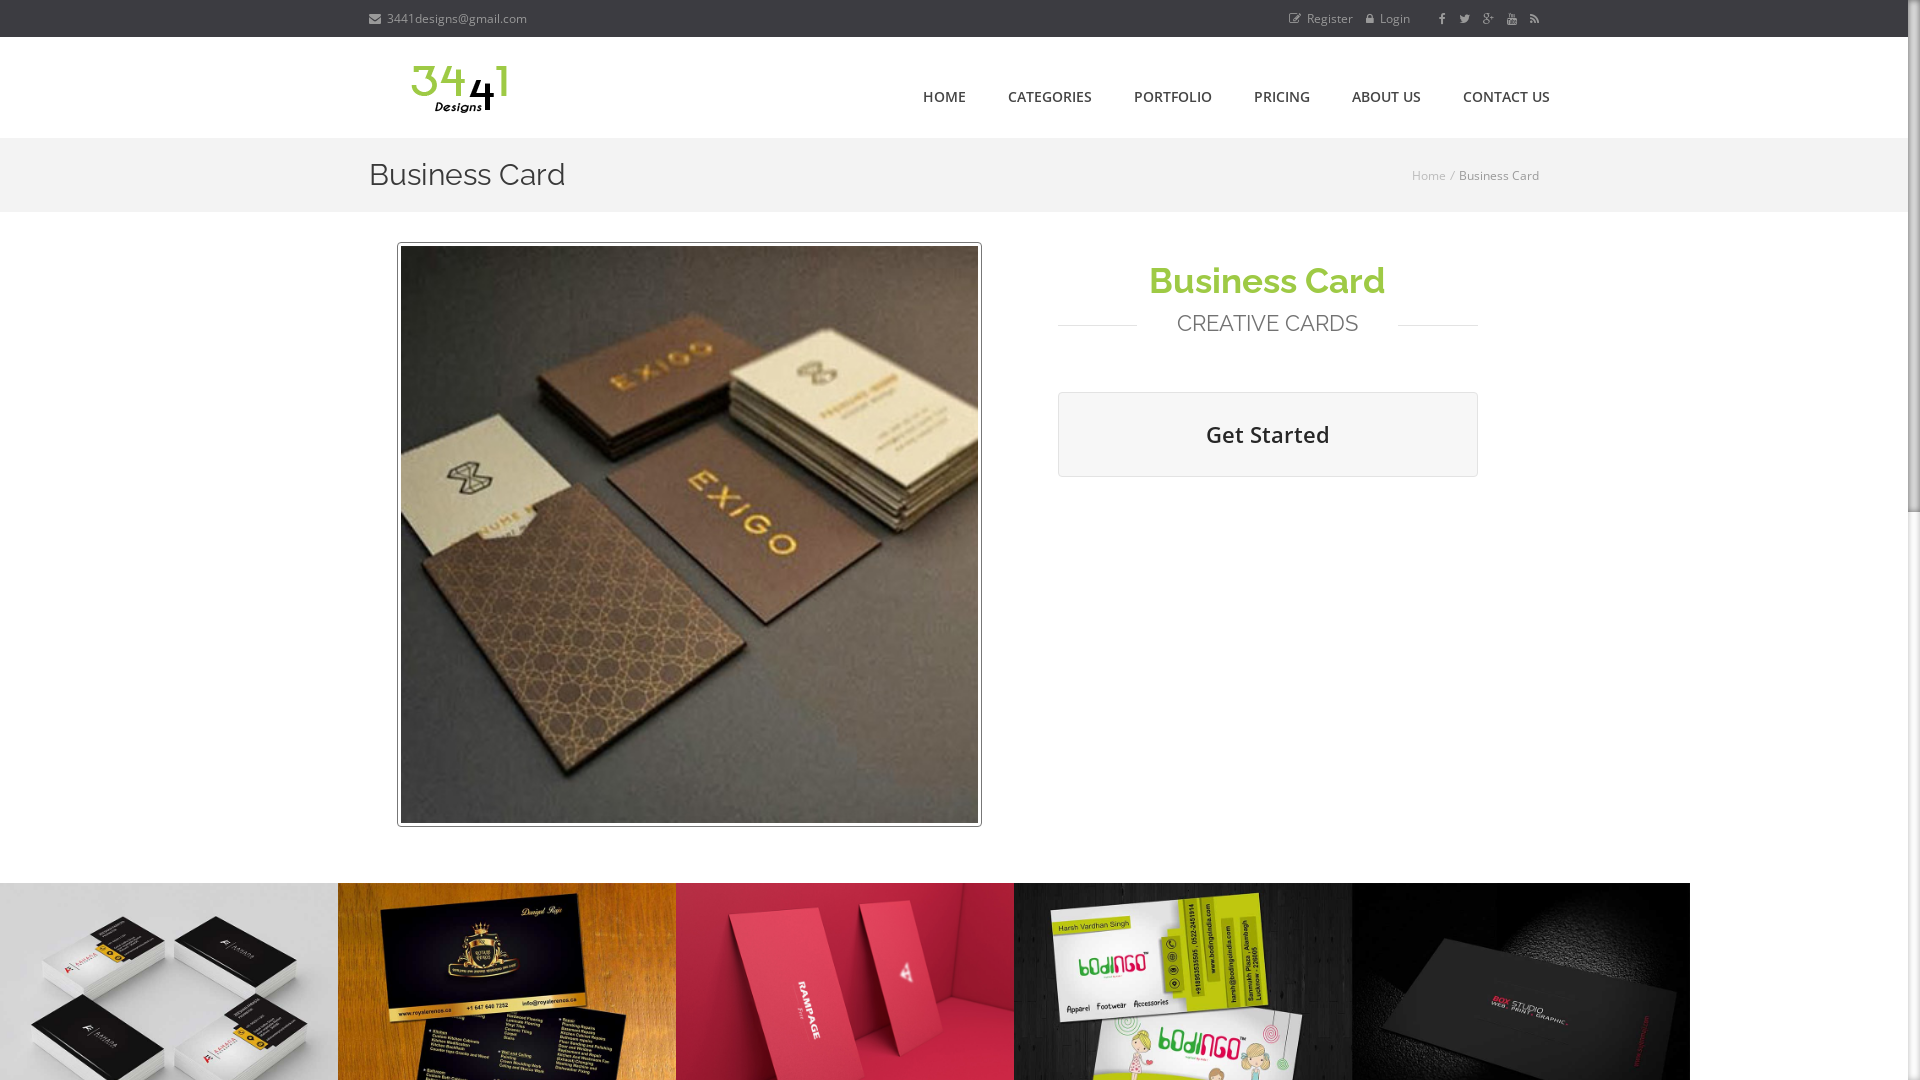  I want to click on '  3441designs@gmail.com', so click(446, 18).